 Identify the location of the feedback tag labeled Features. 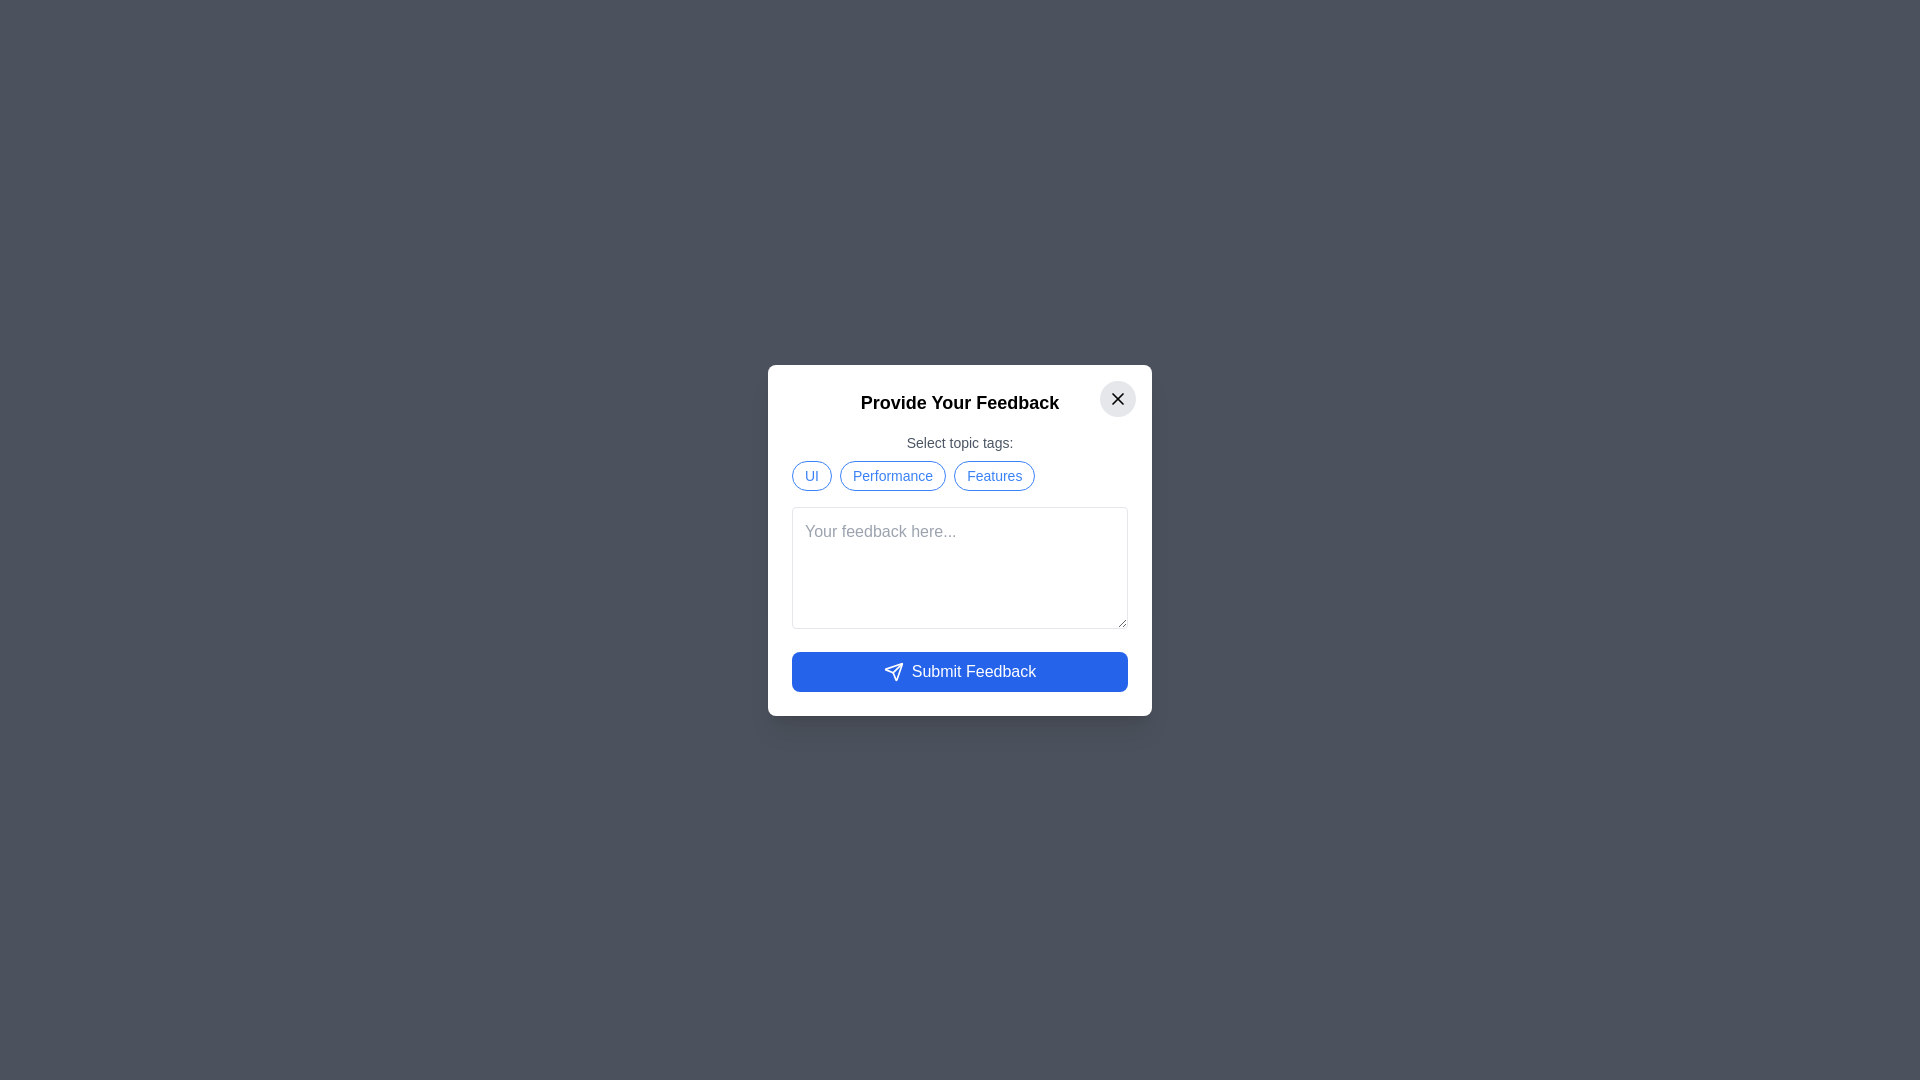
(994, 475).